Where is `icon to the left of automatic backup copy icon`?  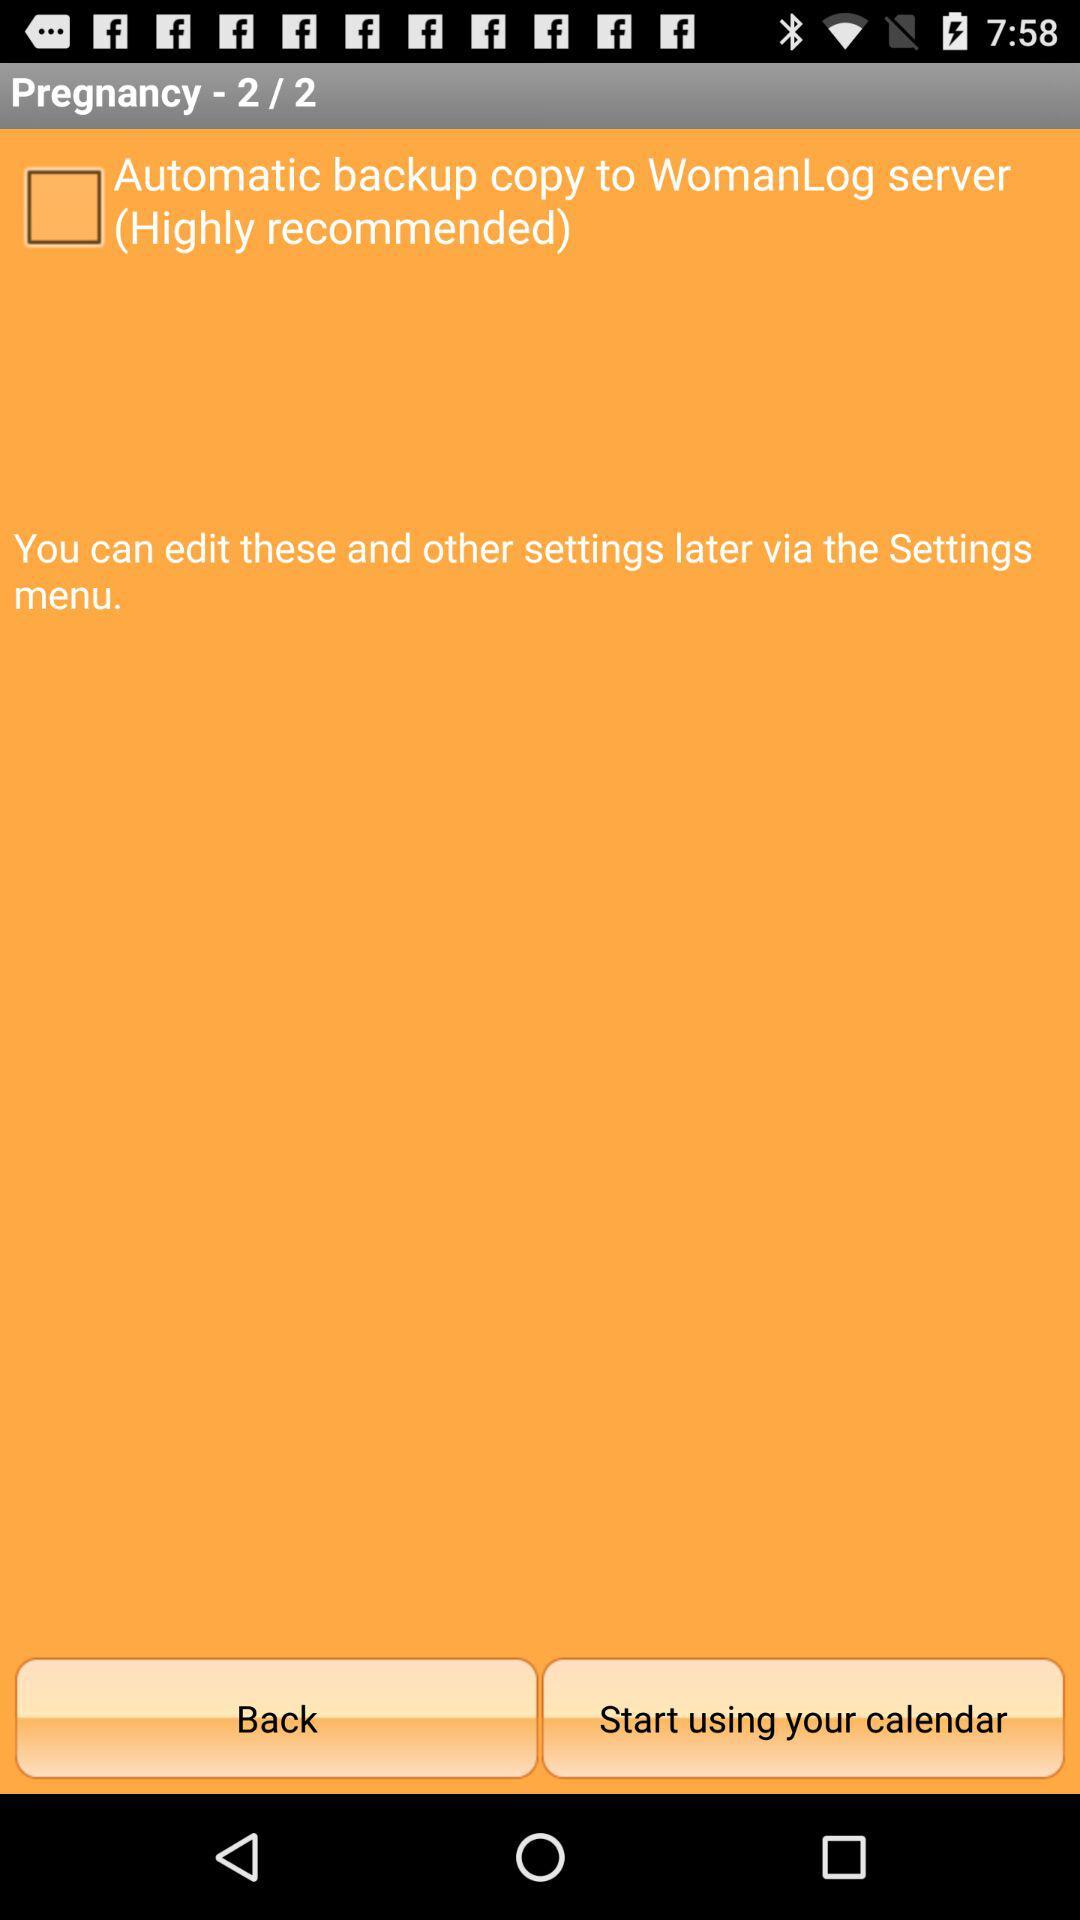
icon to the left of automatic backup copy icon is located at coordinates (62, 205).